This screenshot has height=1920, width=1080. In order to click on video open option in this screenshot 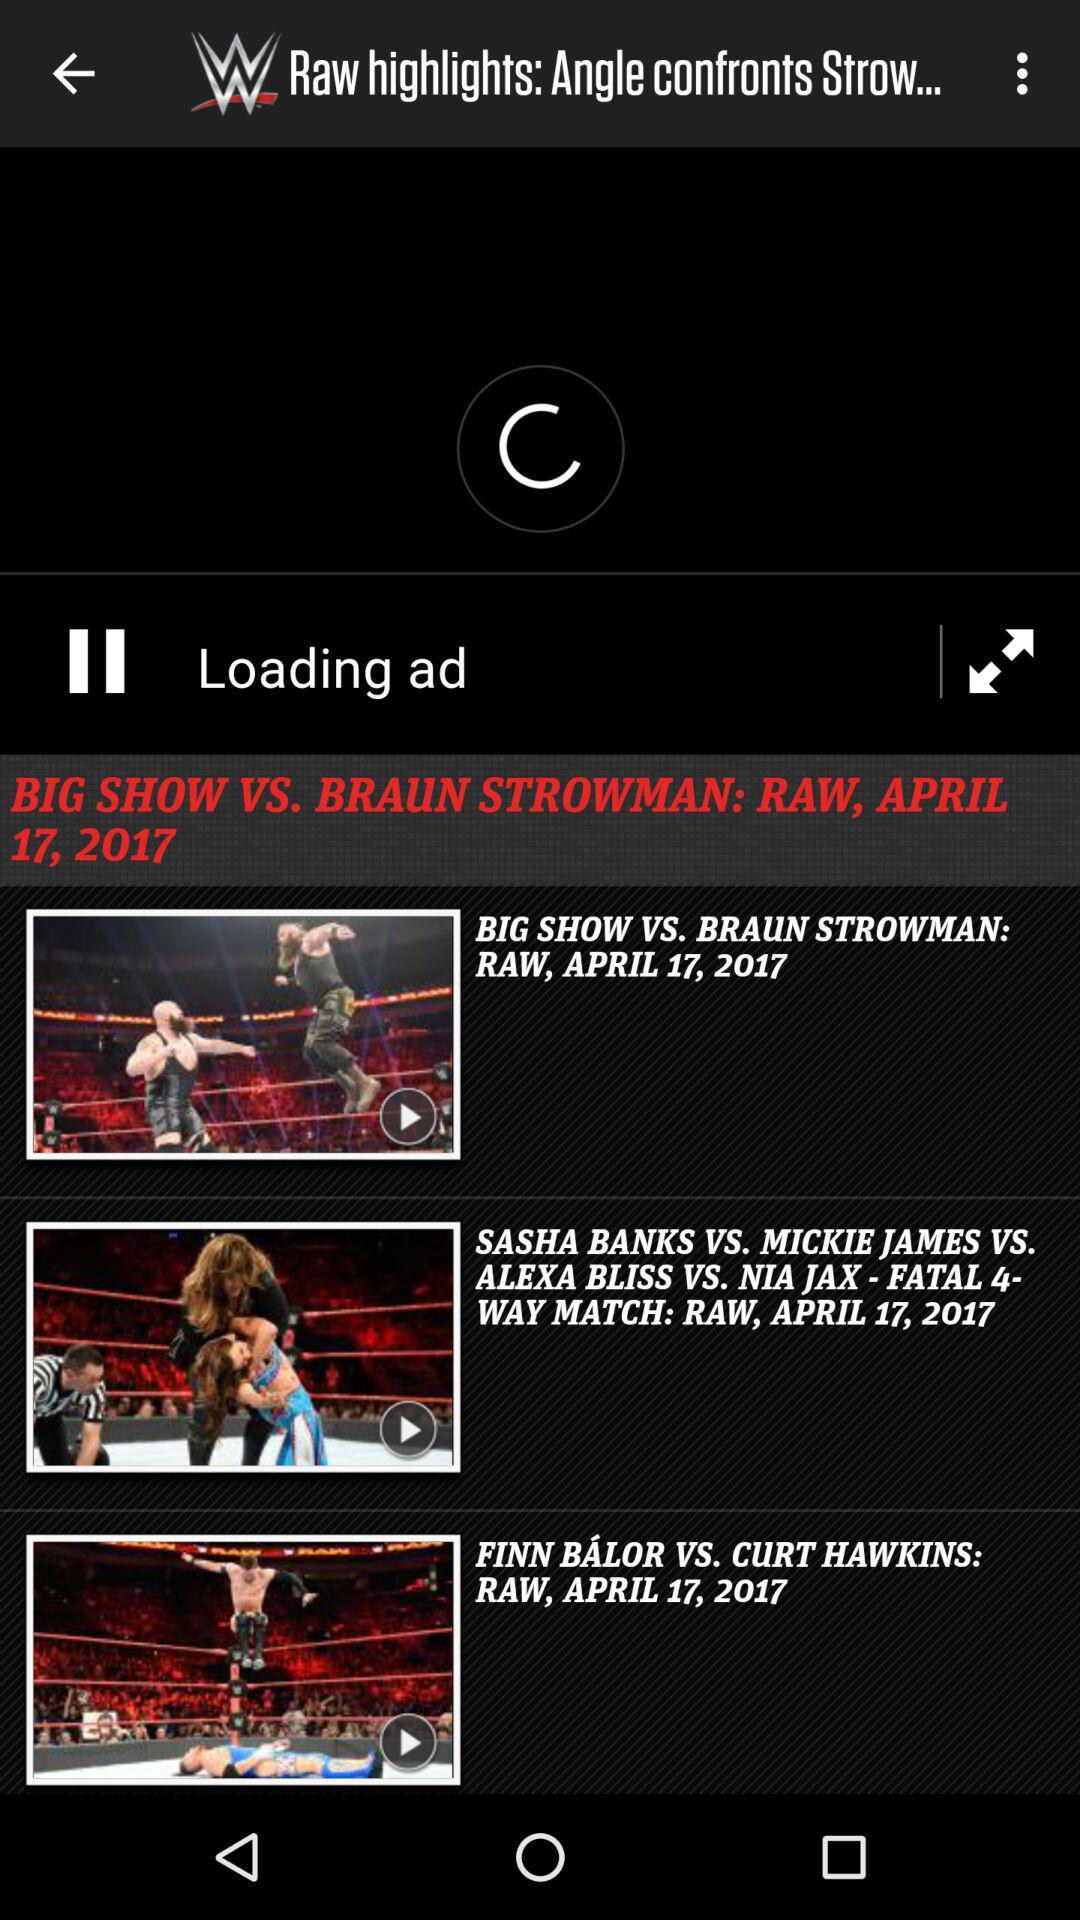, I will do `click(540, 449)`.